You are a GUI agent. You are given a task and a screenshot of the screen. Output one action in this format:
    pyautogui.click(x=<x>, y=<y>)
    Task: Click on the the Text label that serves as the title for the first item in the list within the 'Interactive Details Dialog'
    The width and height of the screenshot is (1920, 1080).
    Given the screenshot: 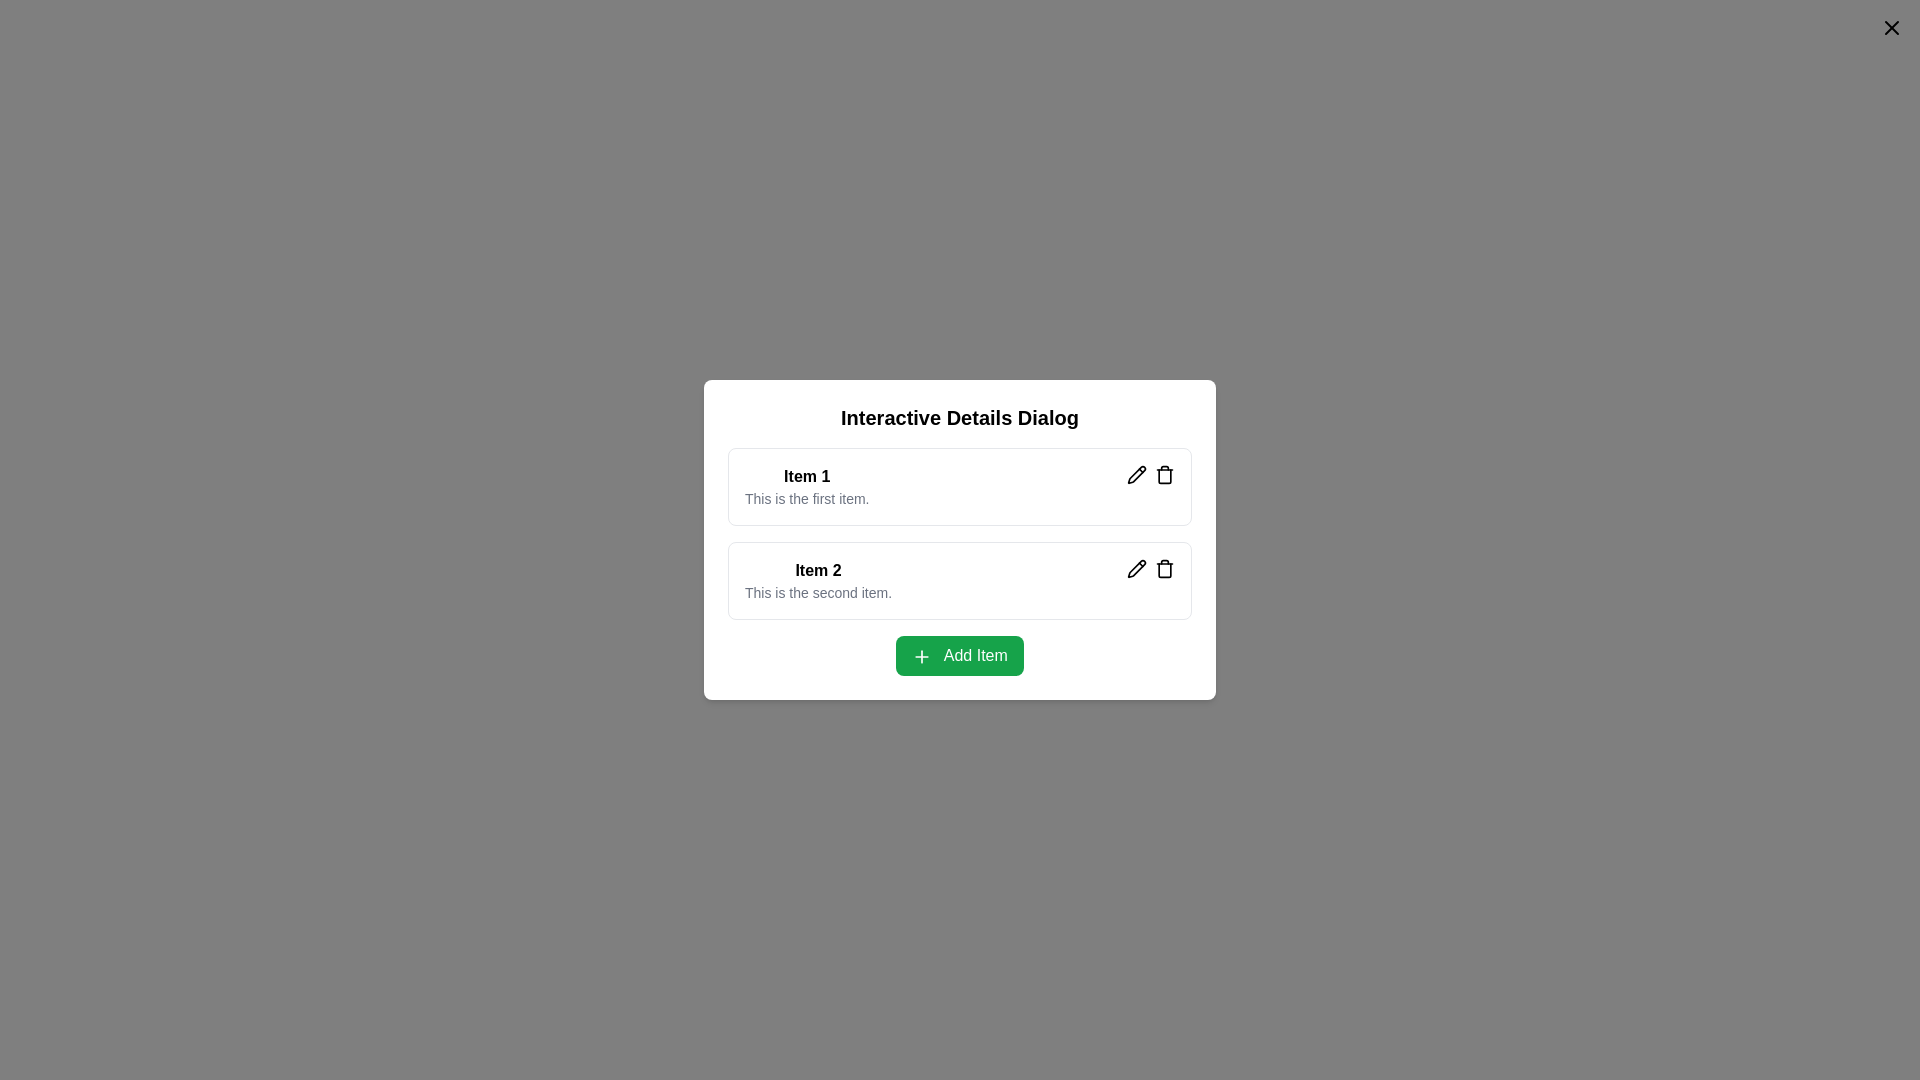 What is the action you would take?
    pyautogui.click(x=807, y=477)
    